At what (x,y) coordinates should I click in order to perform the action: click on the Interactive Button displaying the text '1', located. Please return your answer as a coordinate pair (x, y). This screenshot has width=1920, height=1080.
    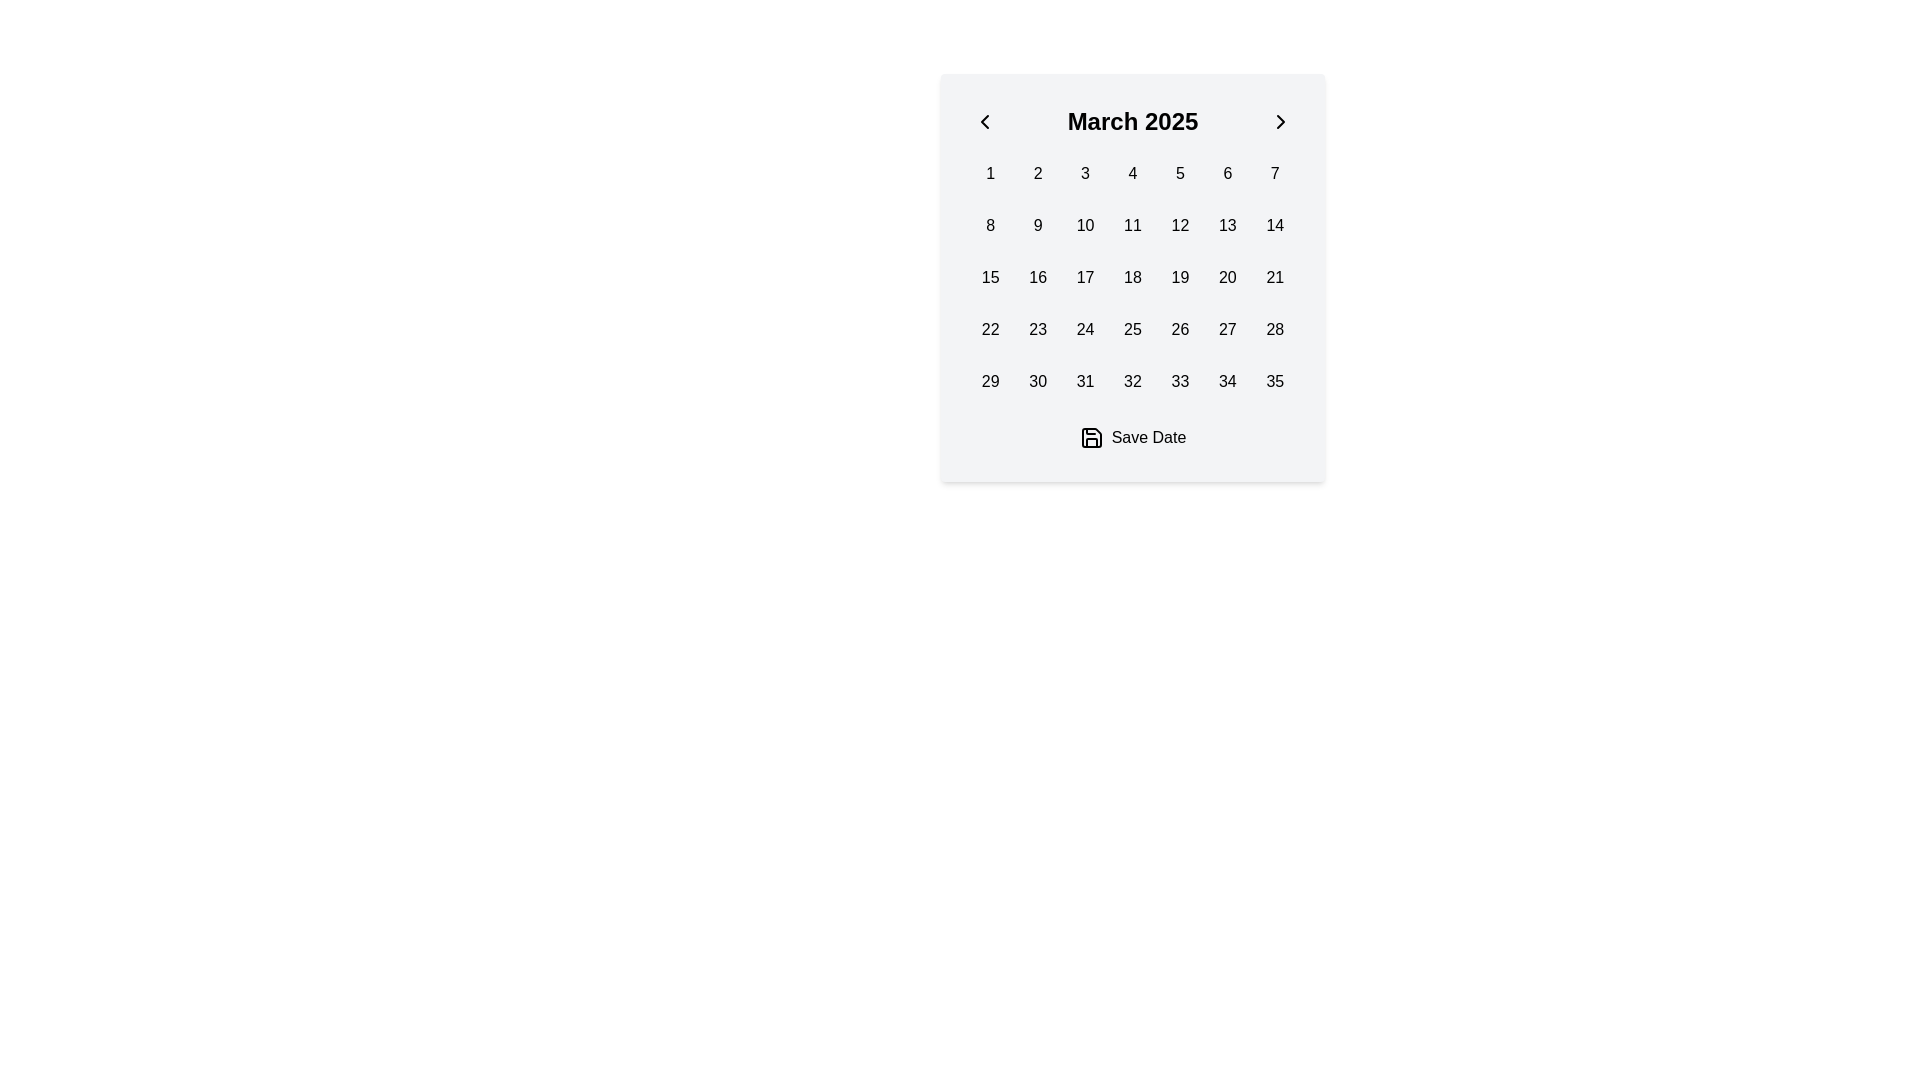
    Looking at the image, I should click on (990, 172).